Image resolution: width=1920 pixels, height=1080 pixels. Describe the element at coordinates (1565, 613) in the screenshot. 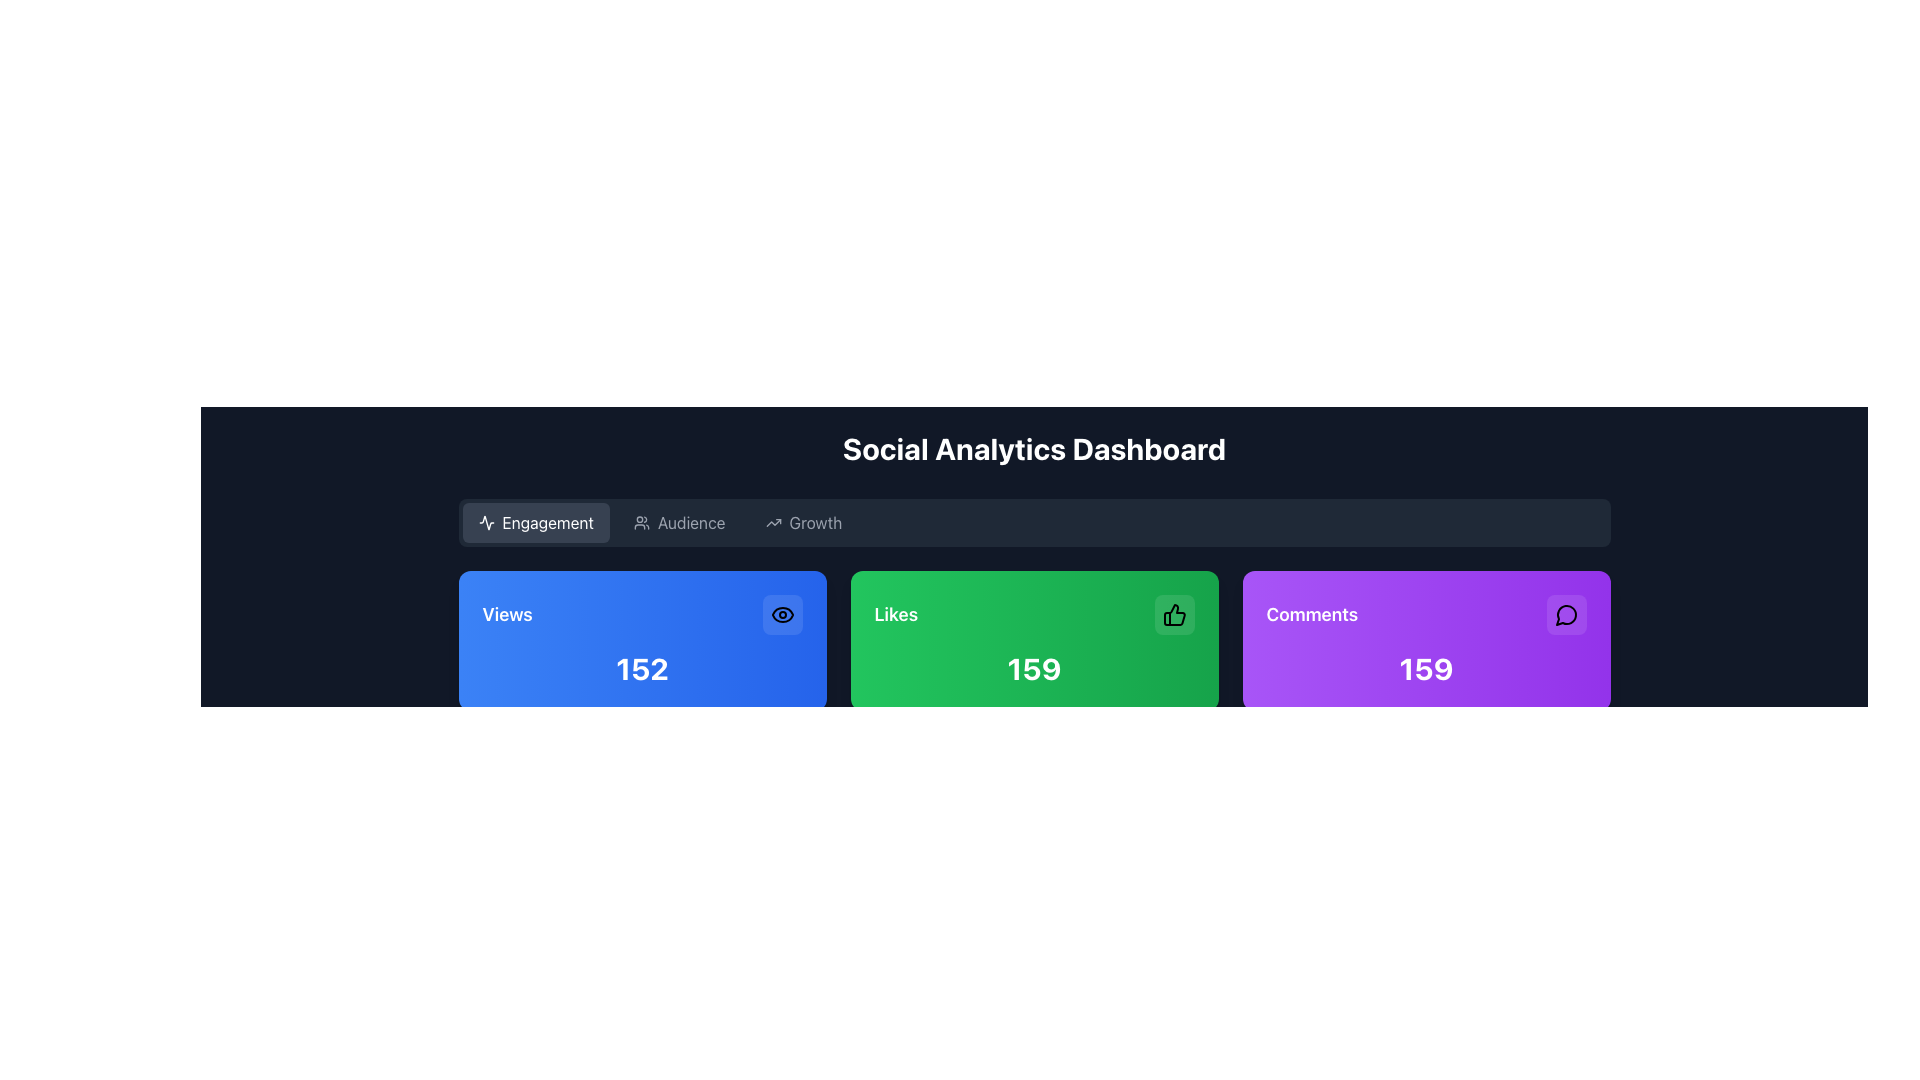

I see `the circular icon resembling a speech bubble located in the upper-right corner of the purple card labeled 'Comments'` at that location.